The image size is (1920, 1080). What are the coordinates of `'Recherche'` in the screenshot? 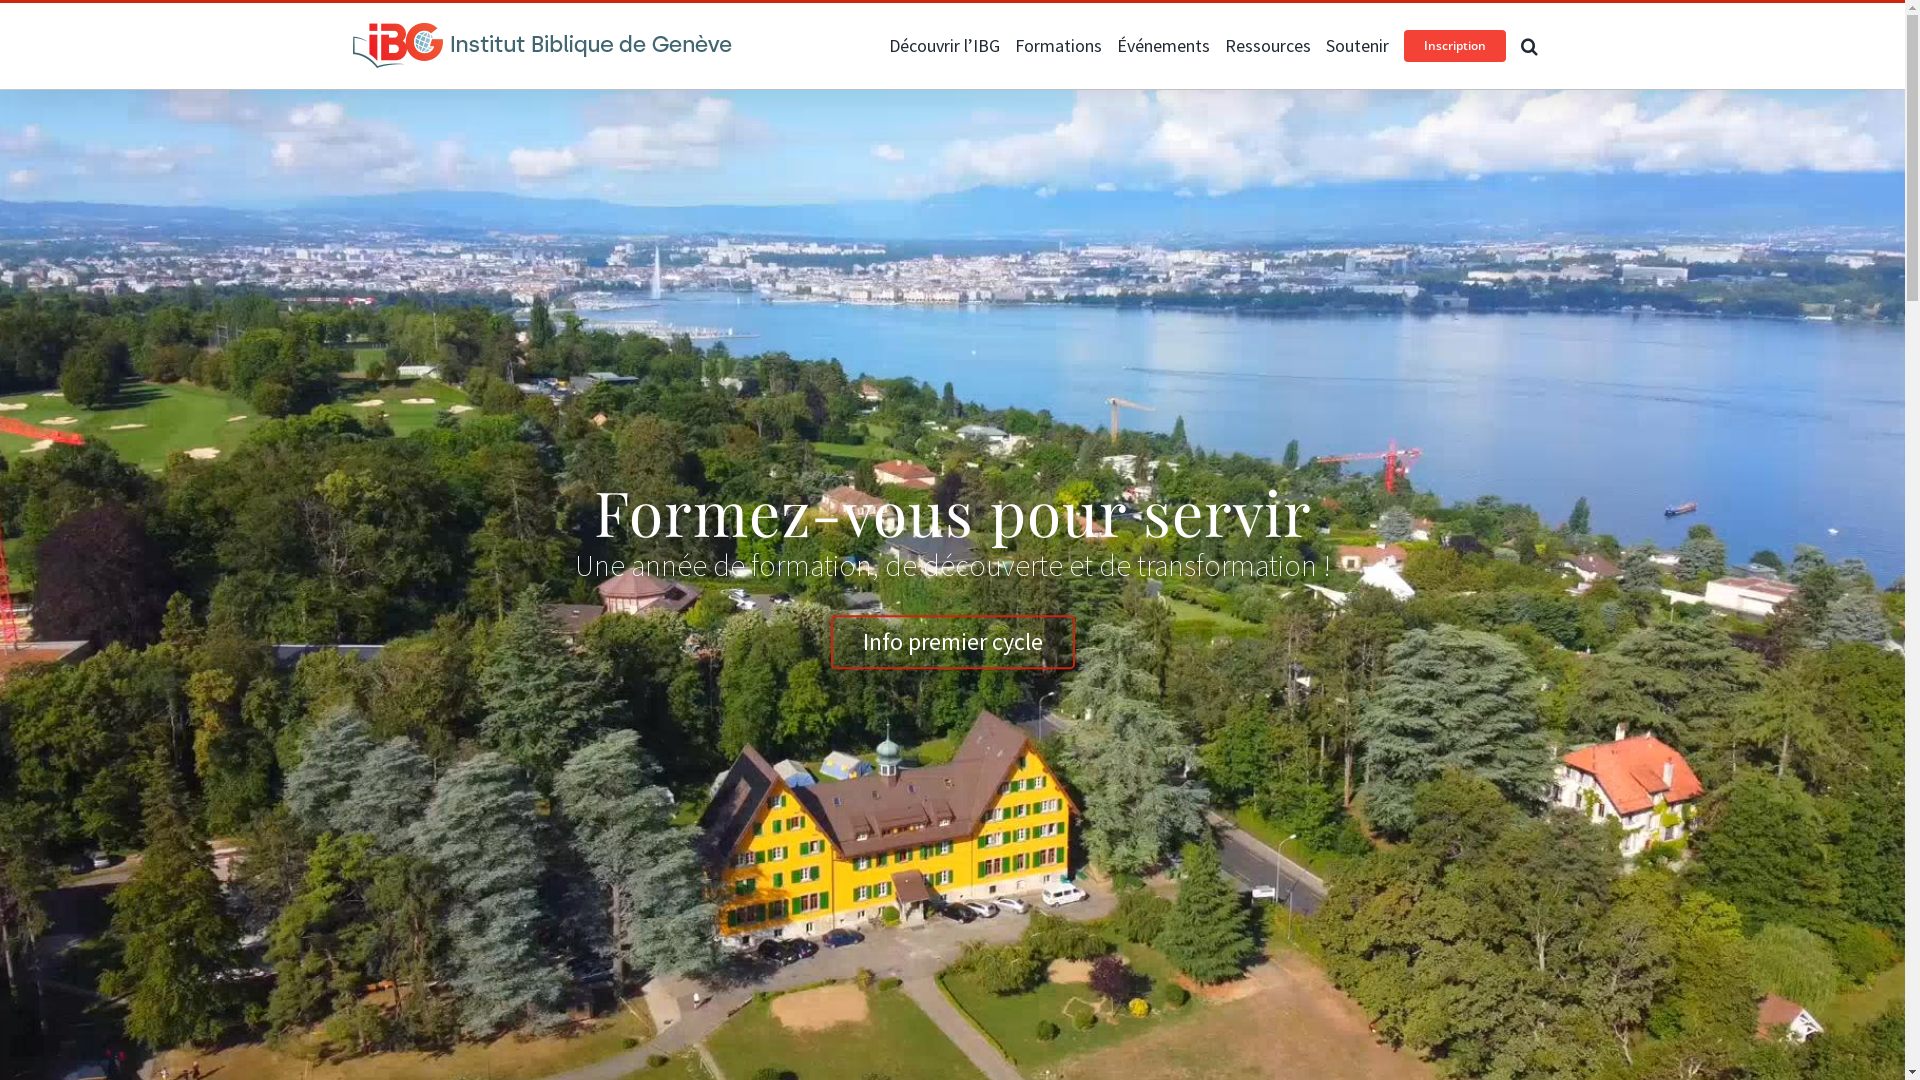 It's located at (1527, 45).